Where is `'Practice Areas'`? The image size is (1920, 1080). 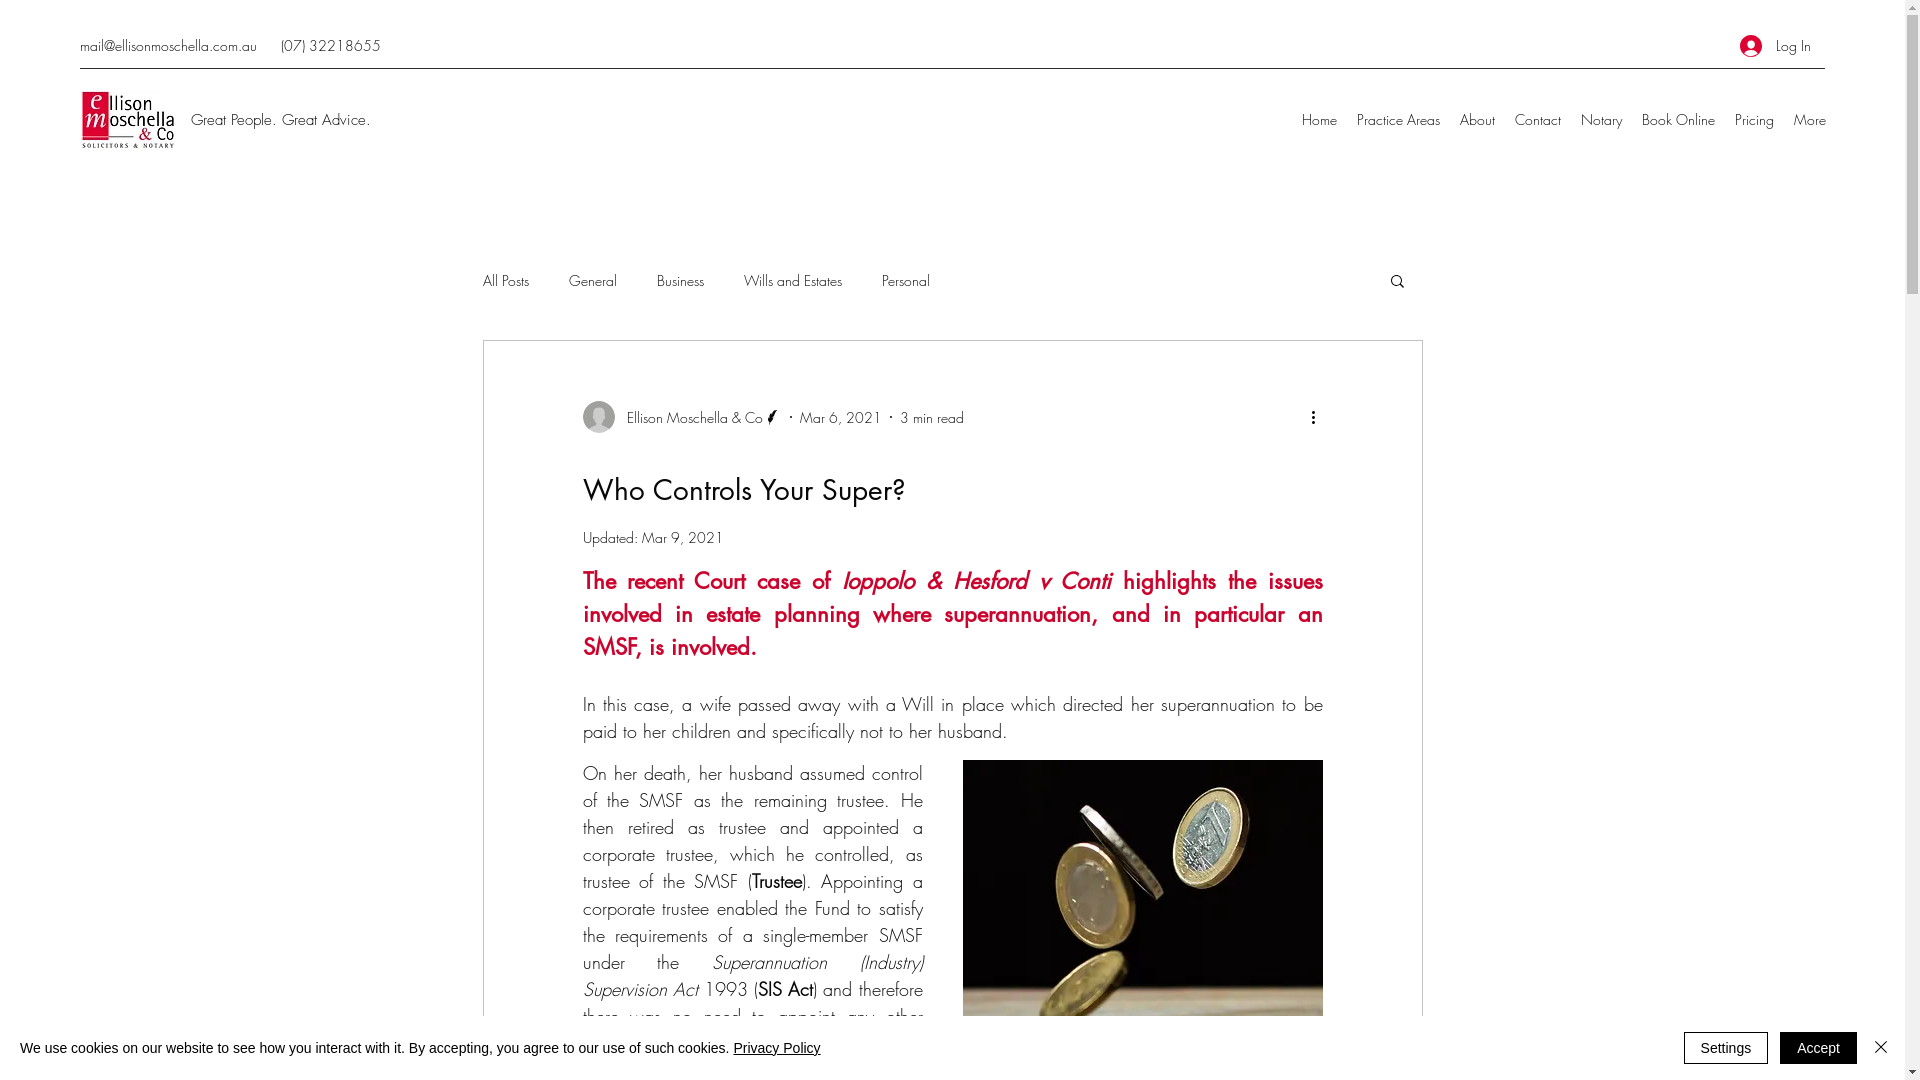 'Practice Areas' is located at coordinates (1397, 119).